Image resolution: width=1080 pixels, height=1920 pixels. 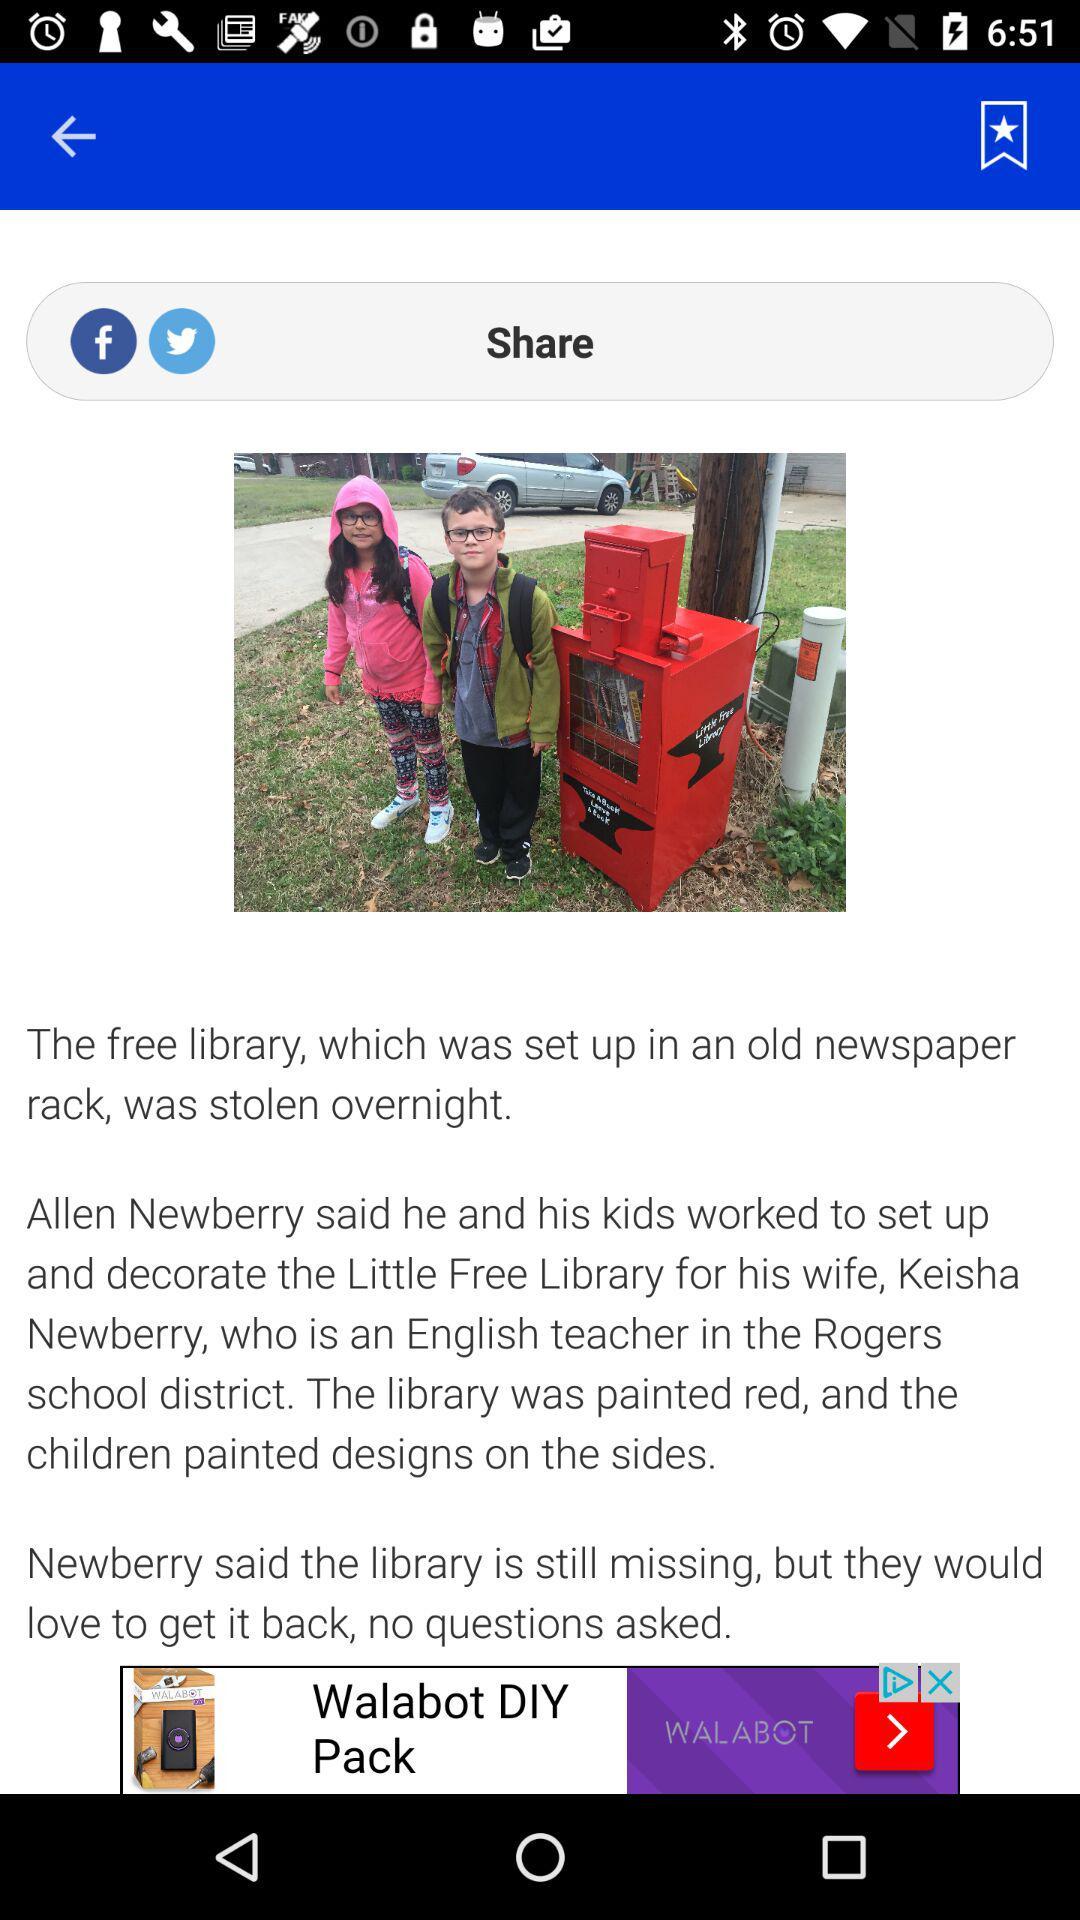 I want to click on go back, so click(x=72, y=135).